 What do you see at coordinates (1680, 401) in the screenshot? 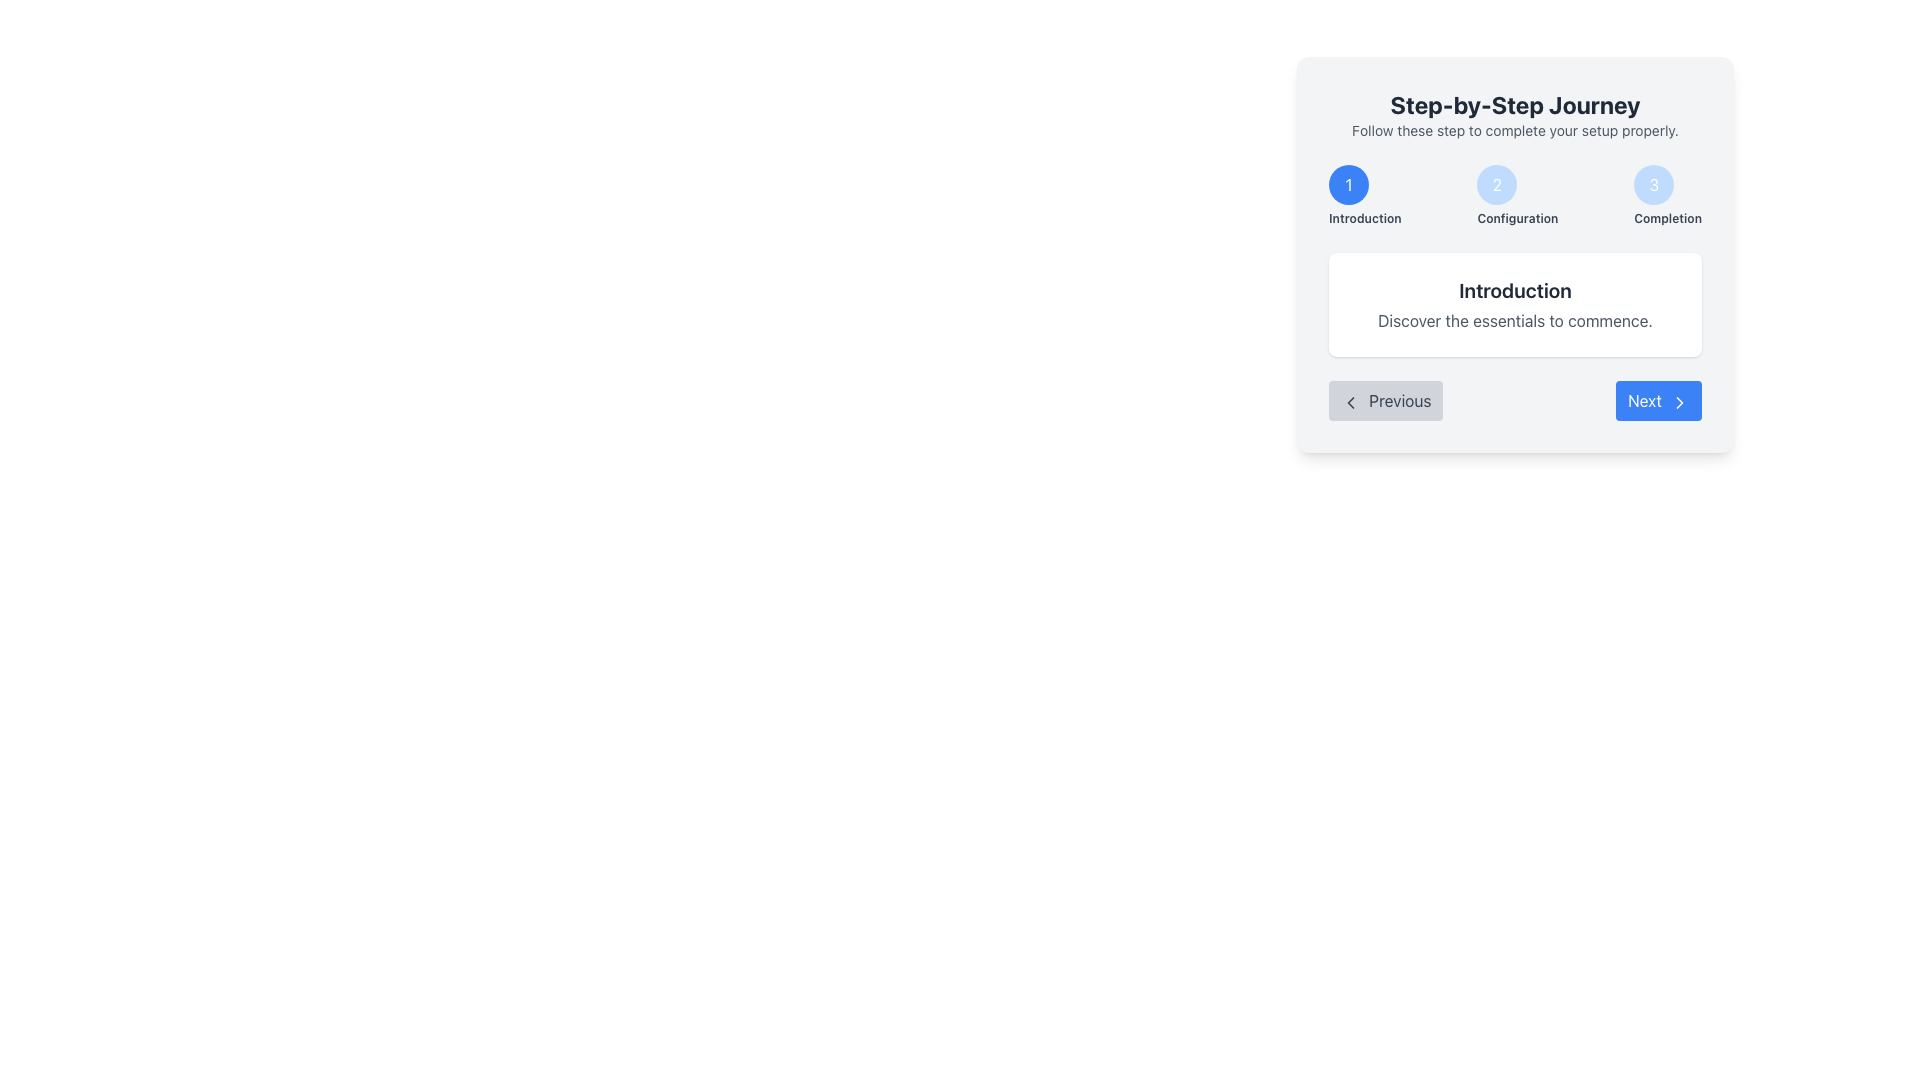
I see `the rightward-pointing chevron icon within the blue 'Next' button located at the bottom-right of the card` at bounding box center [1680, 401].